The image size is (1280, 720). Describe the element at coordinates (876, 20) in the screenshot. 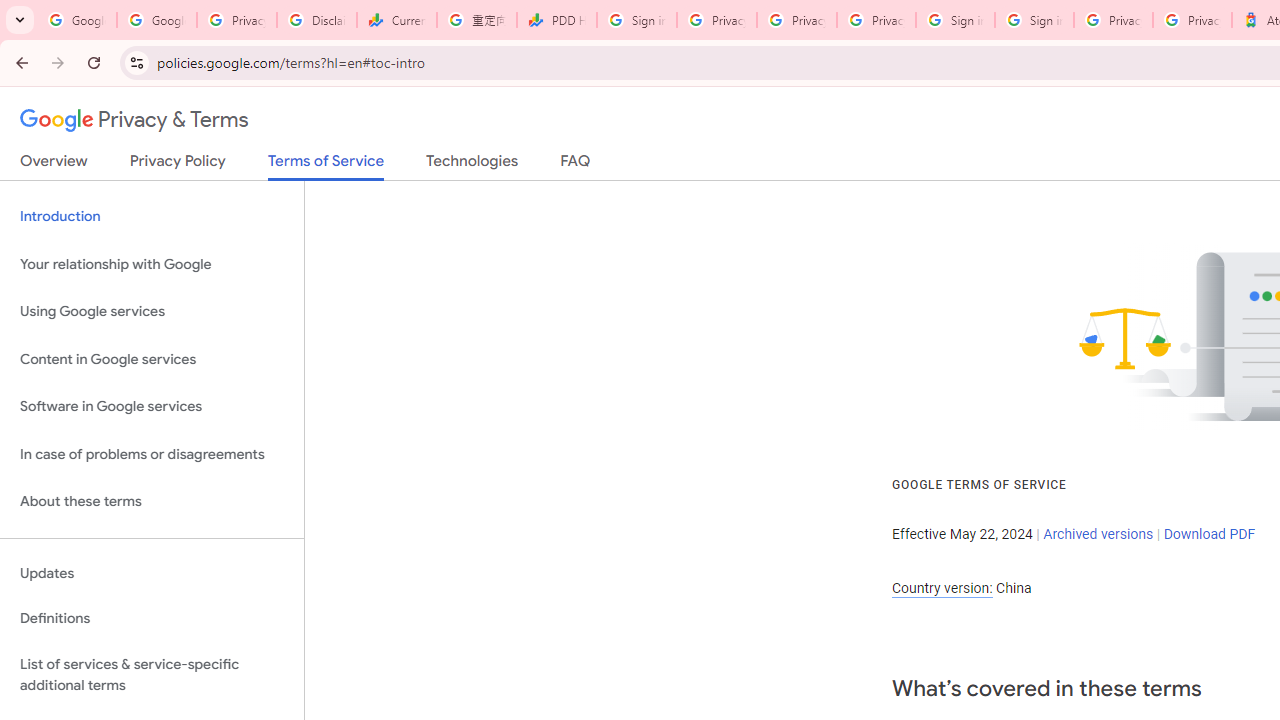

I see `'Privacy Checkup'` at that location.